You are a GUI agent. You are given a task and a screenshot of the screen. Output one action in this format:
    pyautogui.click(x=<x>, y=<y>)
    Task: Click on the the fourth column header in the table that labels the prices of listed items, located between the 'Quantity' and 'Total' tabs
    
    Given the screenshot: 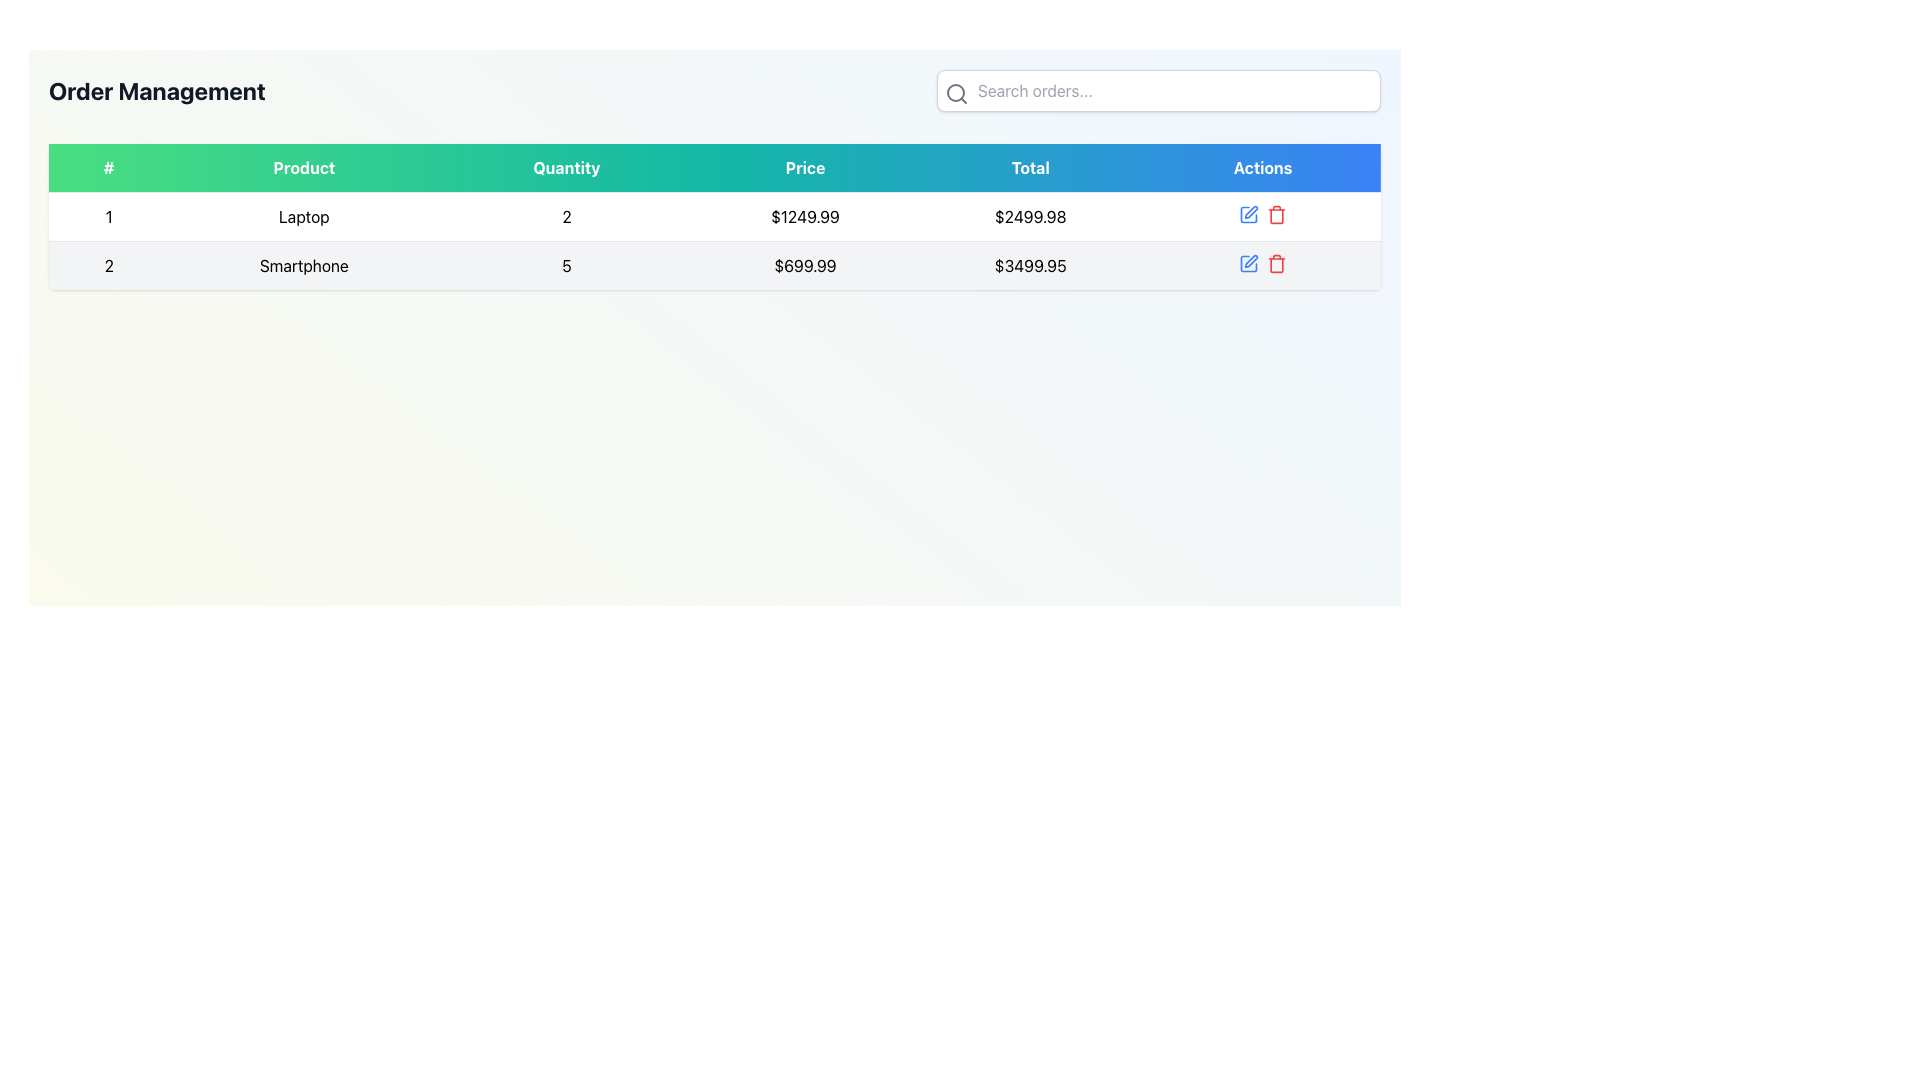 What is the action you would take?
    pyautogui.click(x=805, y=167)
    